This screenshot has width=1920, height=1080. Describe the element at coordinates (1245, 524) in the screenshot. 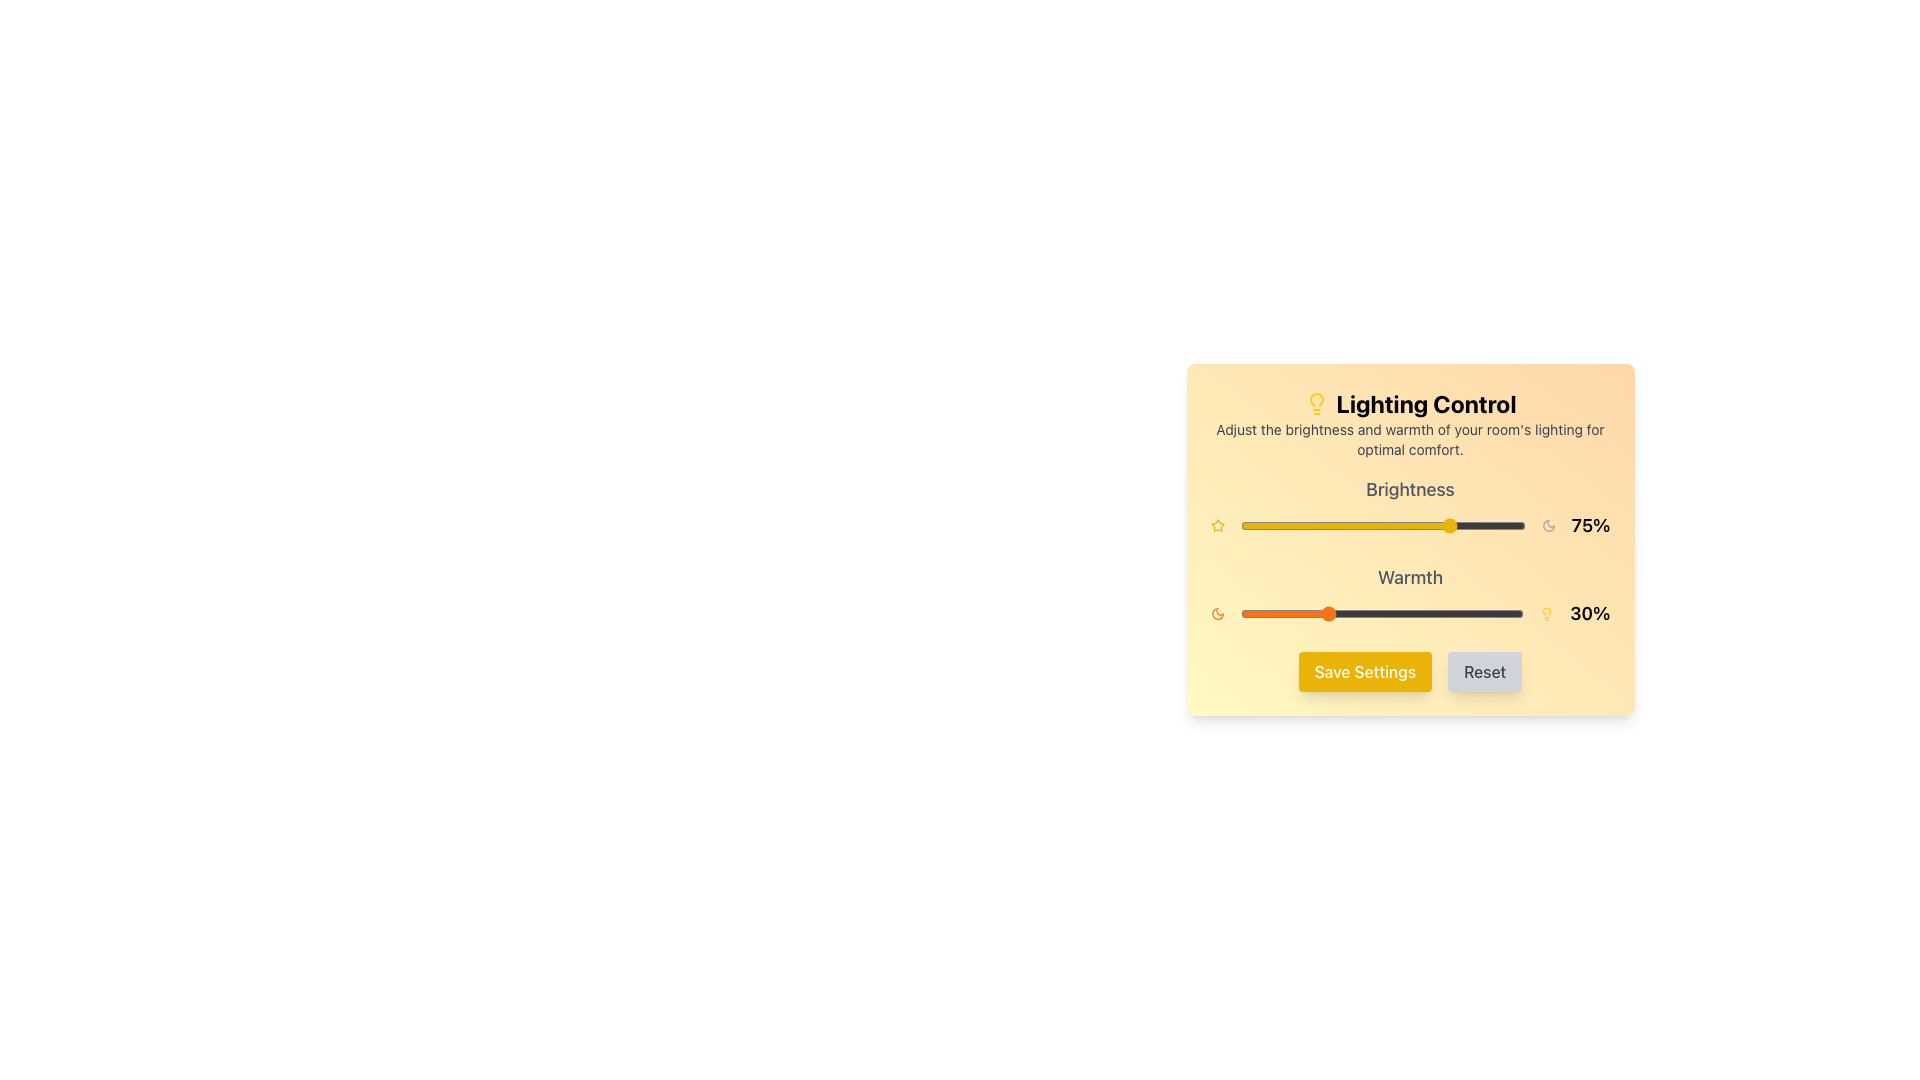

I see `the brightness` at that location.